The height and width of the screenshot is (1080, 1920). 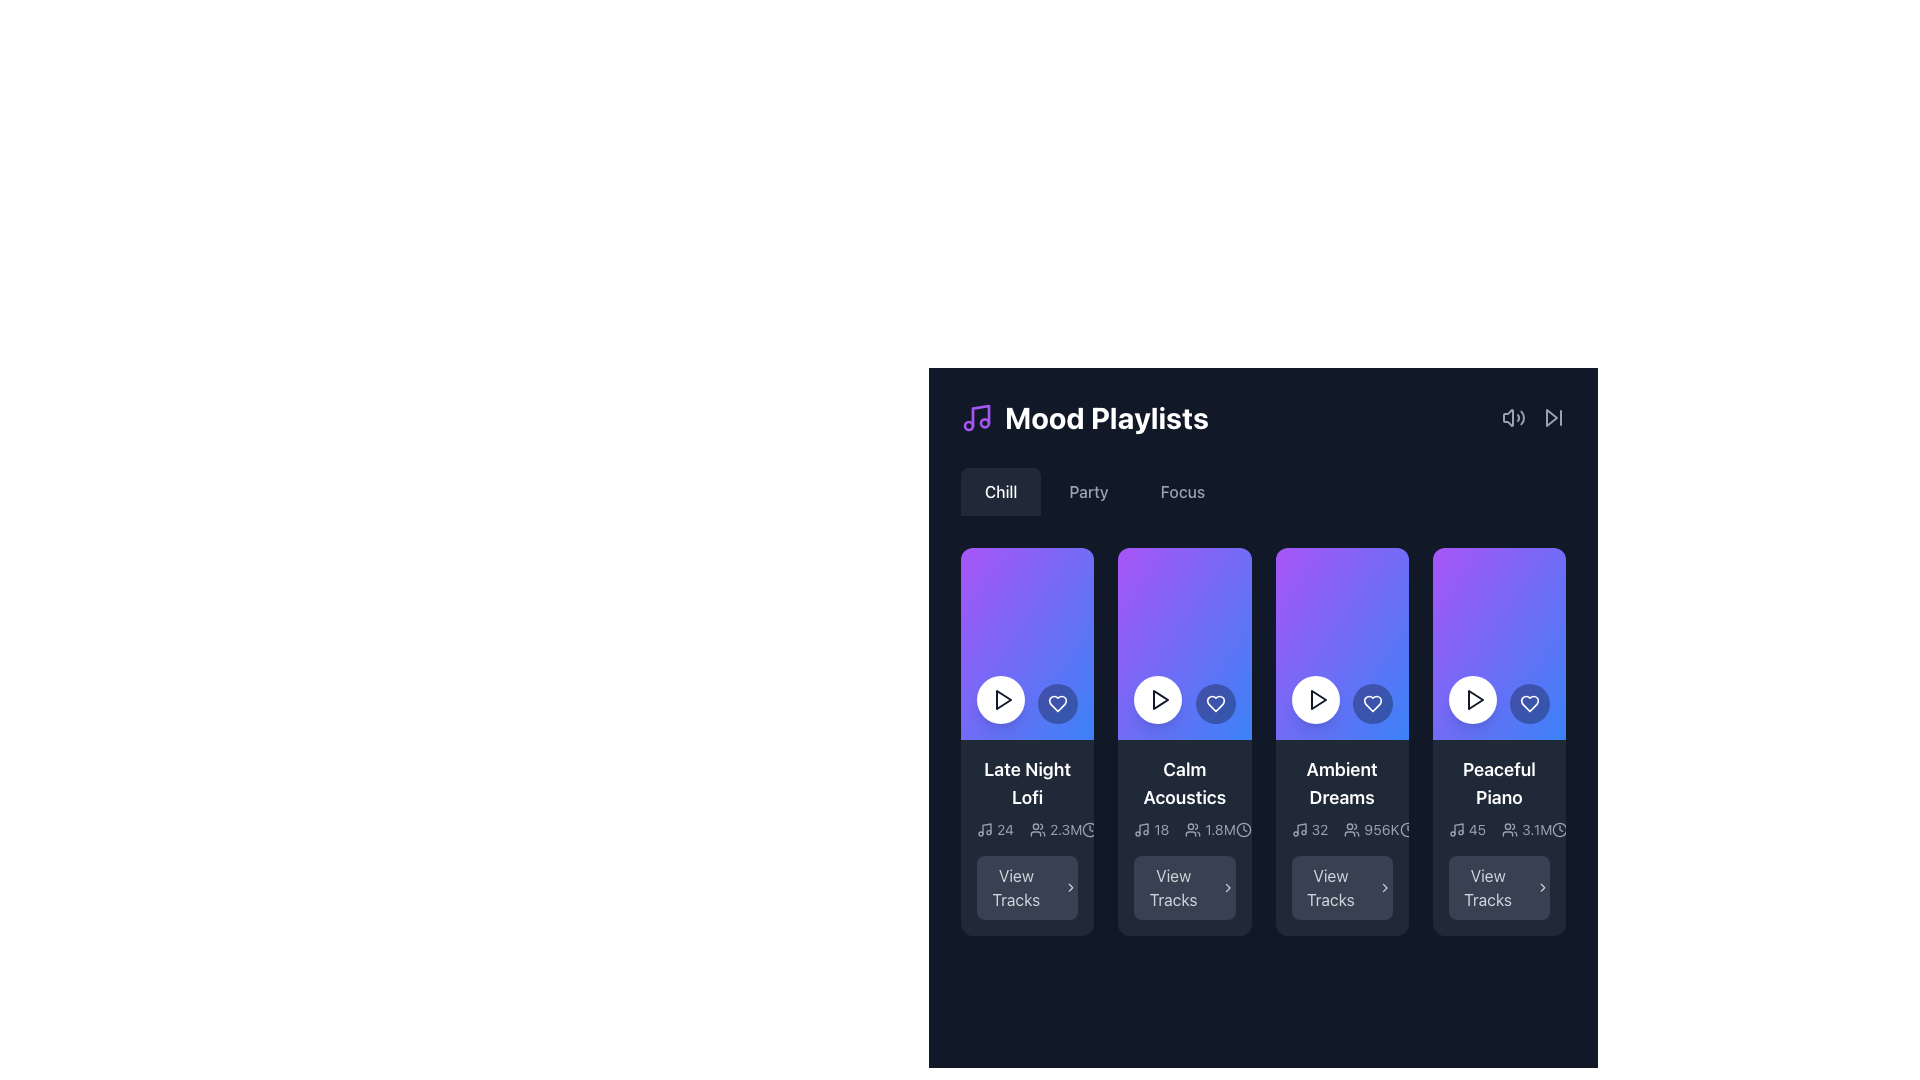 What do you see at coordinates (1406, 829) in the screenshot?
I see `the circular vector graphic representing a clock face located at the bottom-right of the 'Ambient Dreams' playlist card` at bounding box center [1406, 829].